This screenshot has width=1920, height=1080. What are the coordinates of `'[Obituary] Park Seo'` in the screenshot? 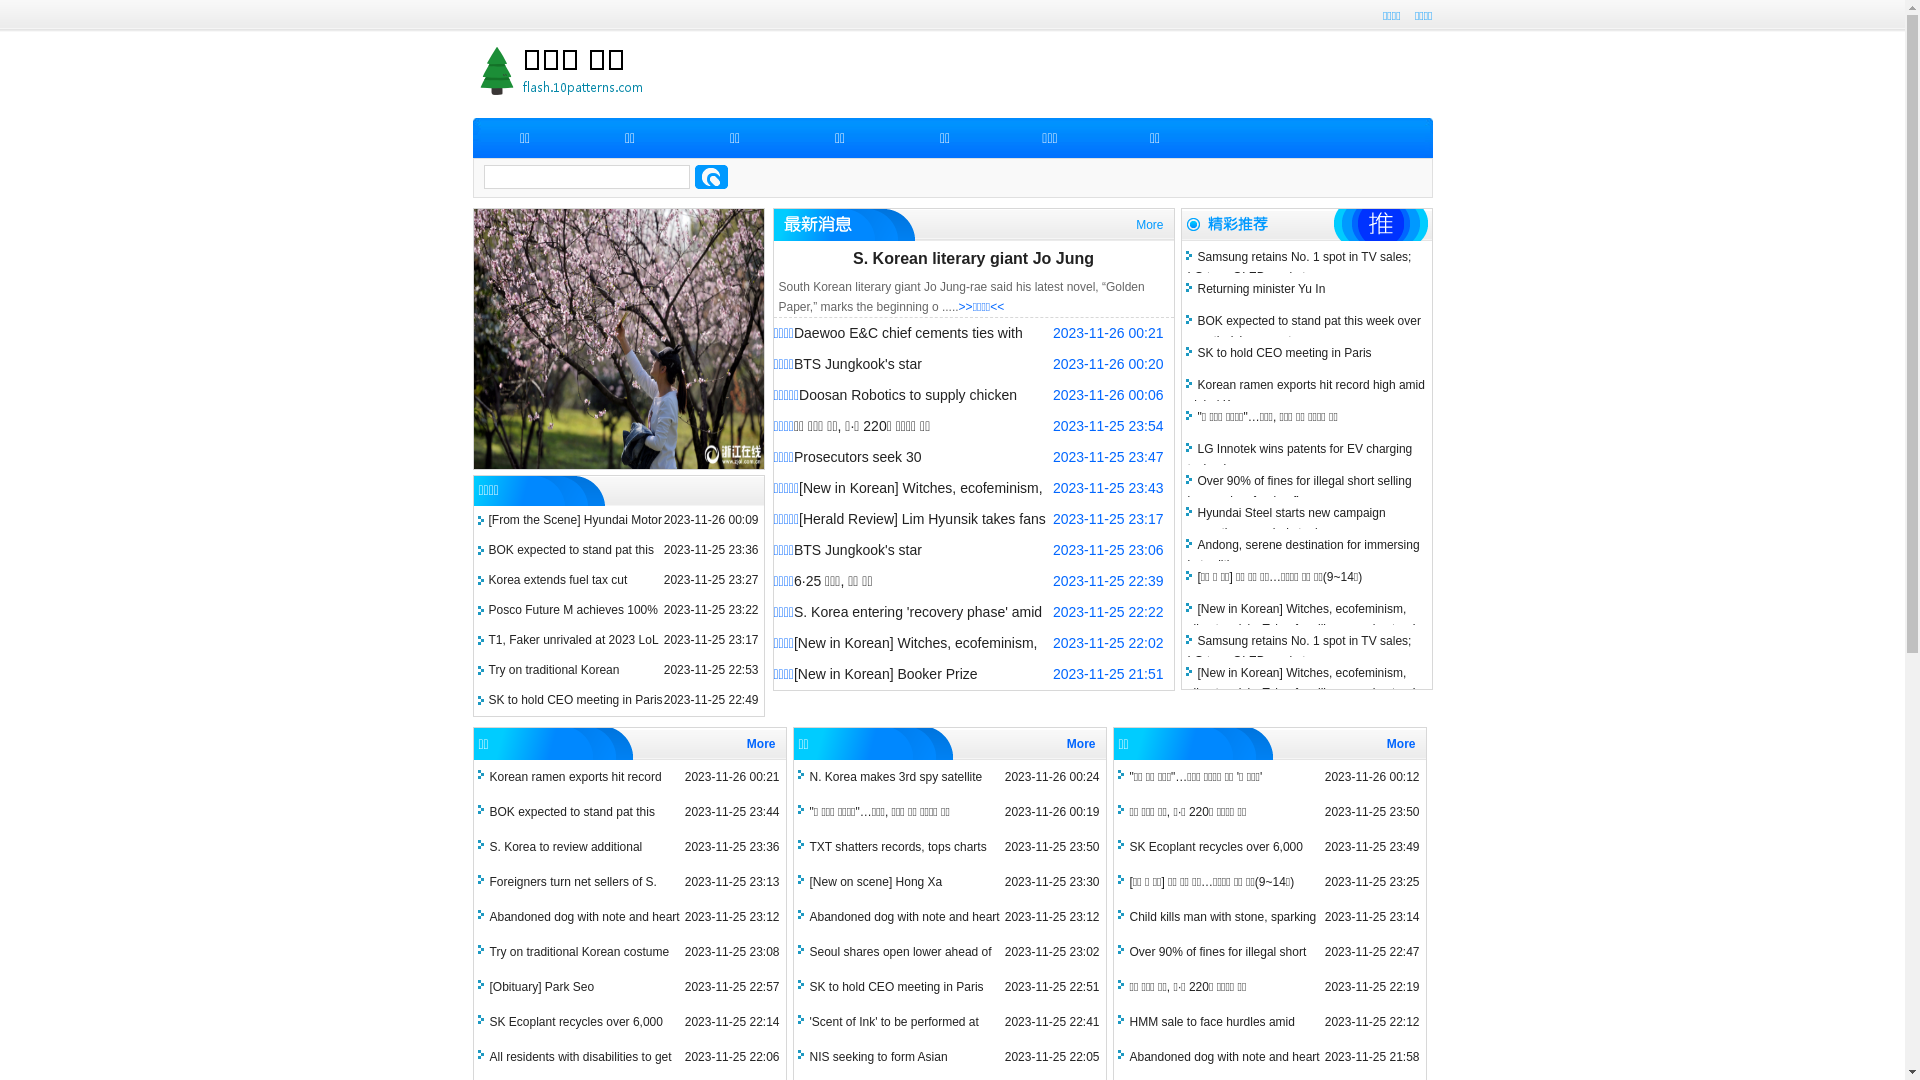 It's located at (537, 986).